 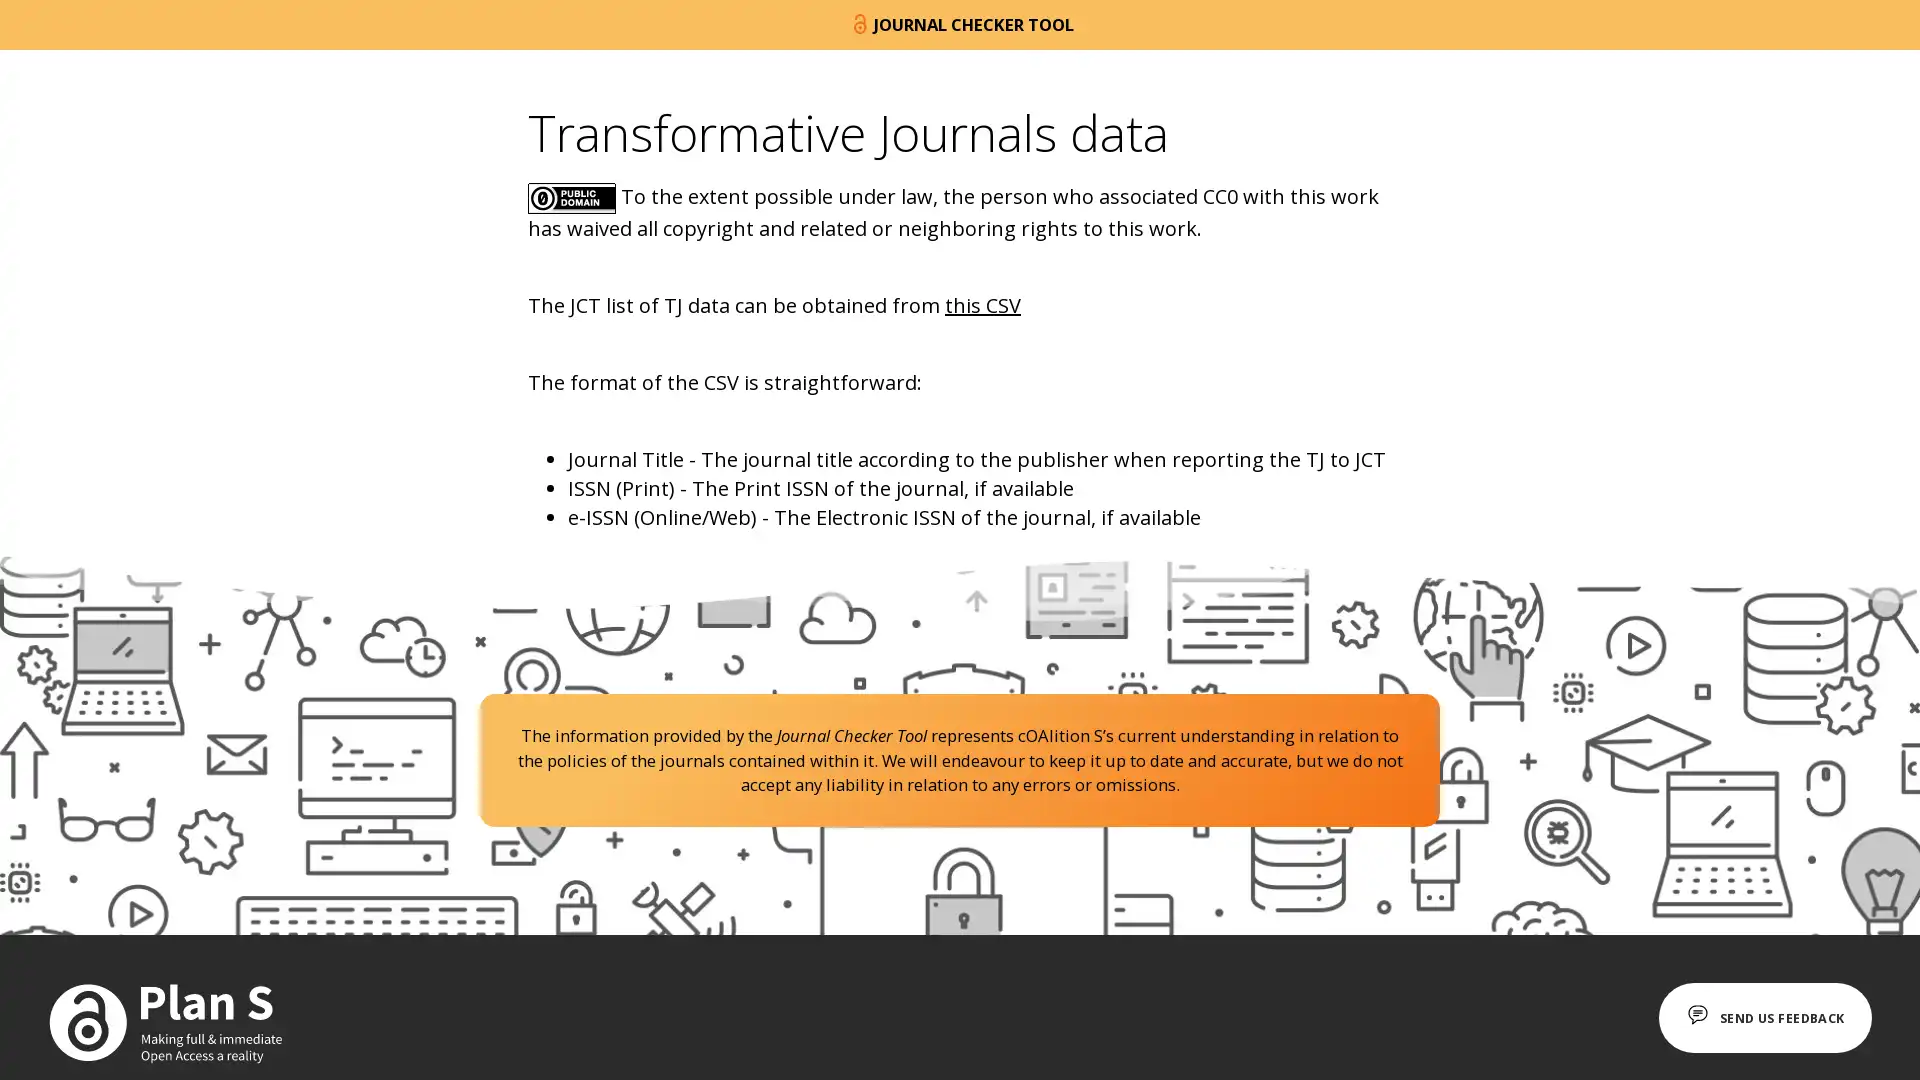 I want to click on SEND US FEEDBACK, so click(x=1754, y=1017).